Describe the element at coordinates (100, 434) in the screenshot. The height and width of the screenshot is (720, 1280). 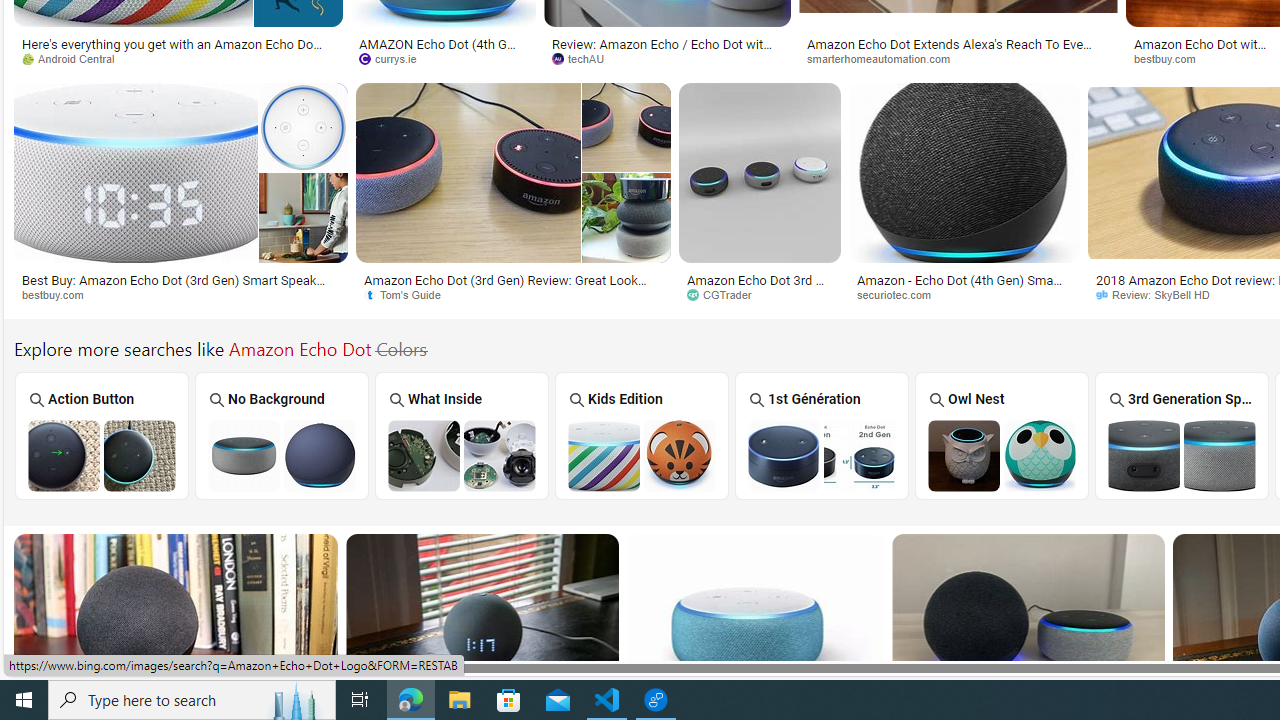
I see `'Action Button'` at that location.